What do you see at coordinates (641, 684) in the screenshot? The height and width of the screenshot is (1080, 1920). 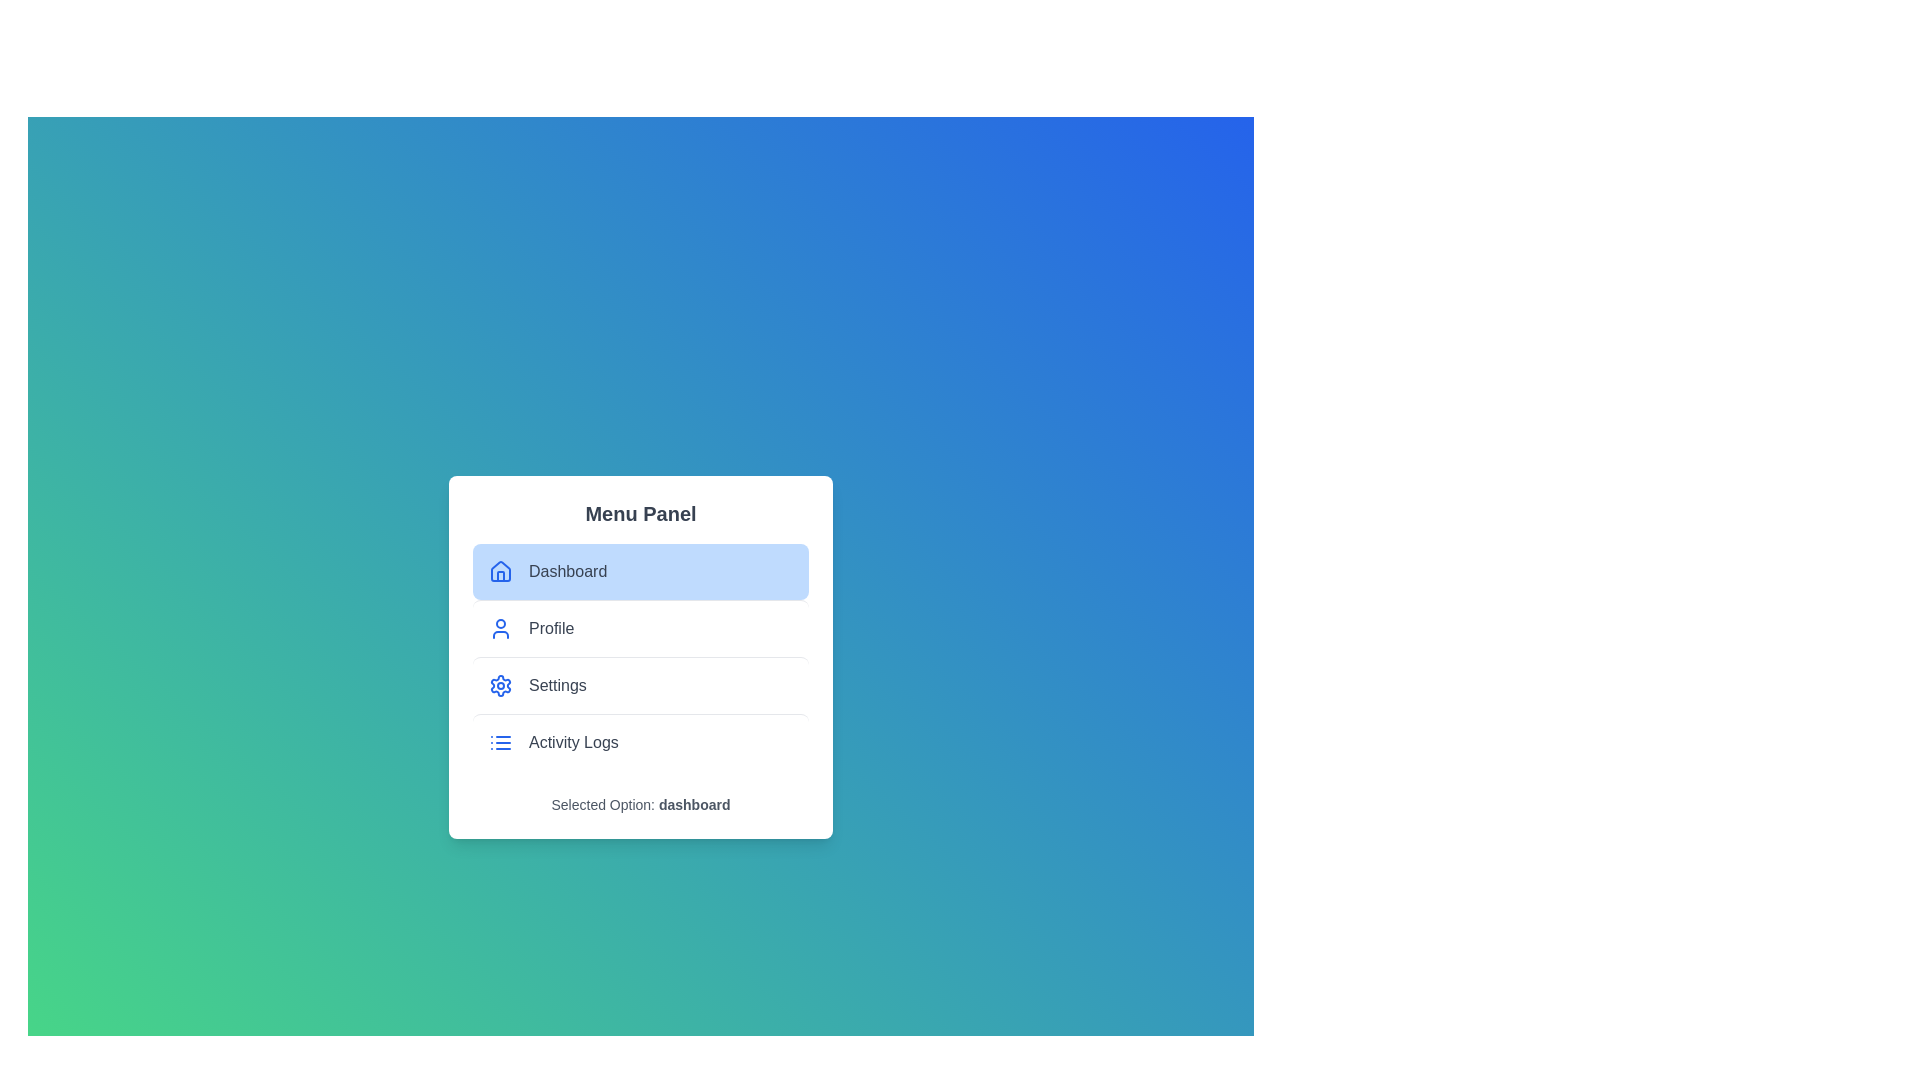 I see `the menu item Settings` at bounding box center [641, 684].